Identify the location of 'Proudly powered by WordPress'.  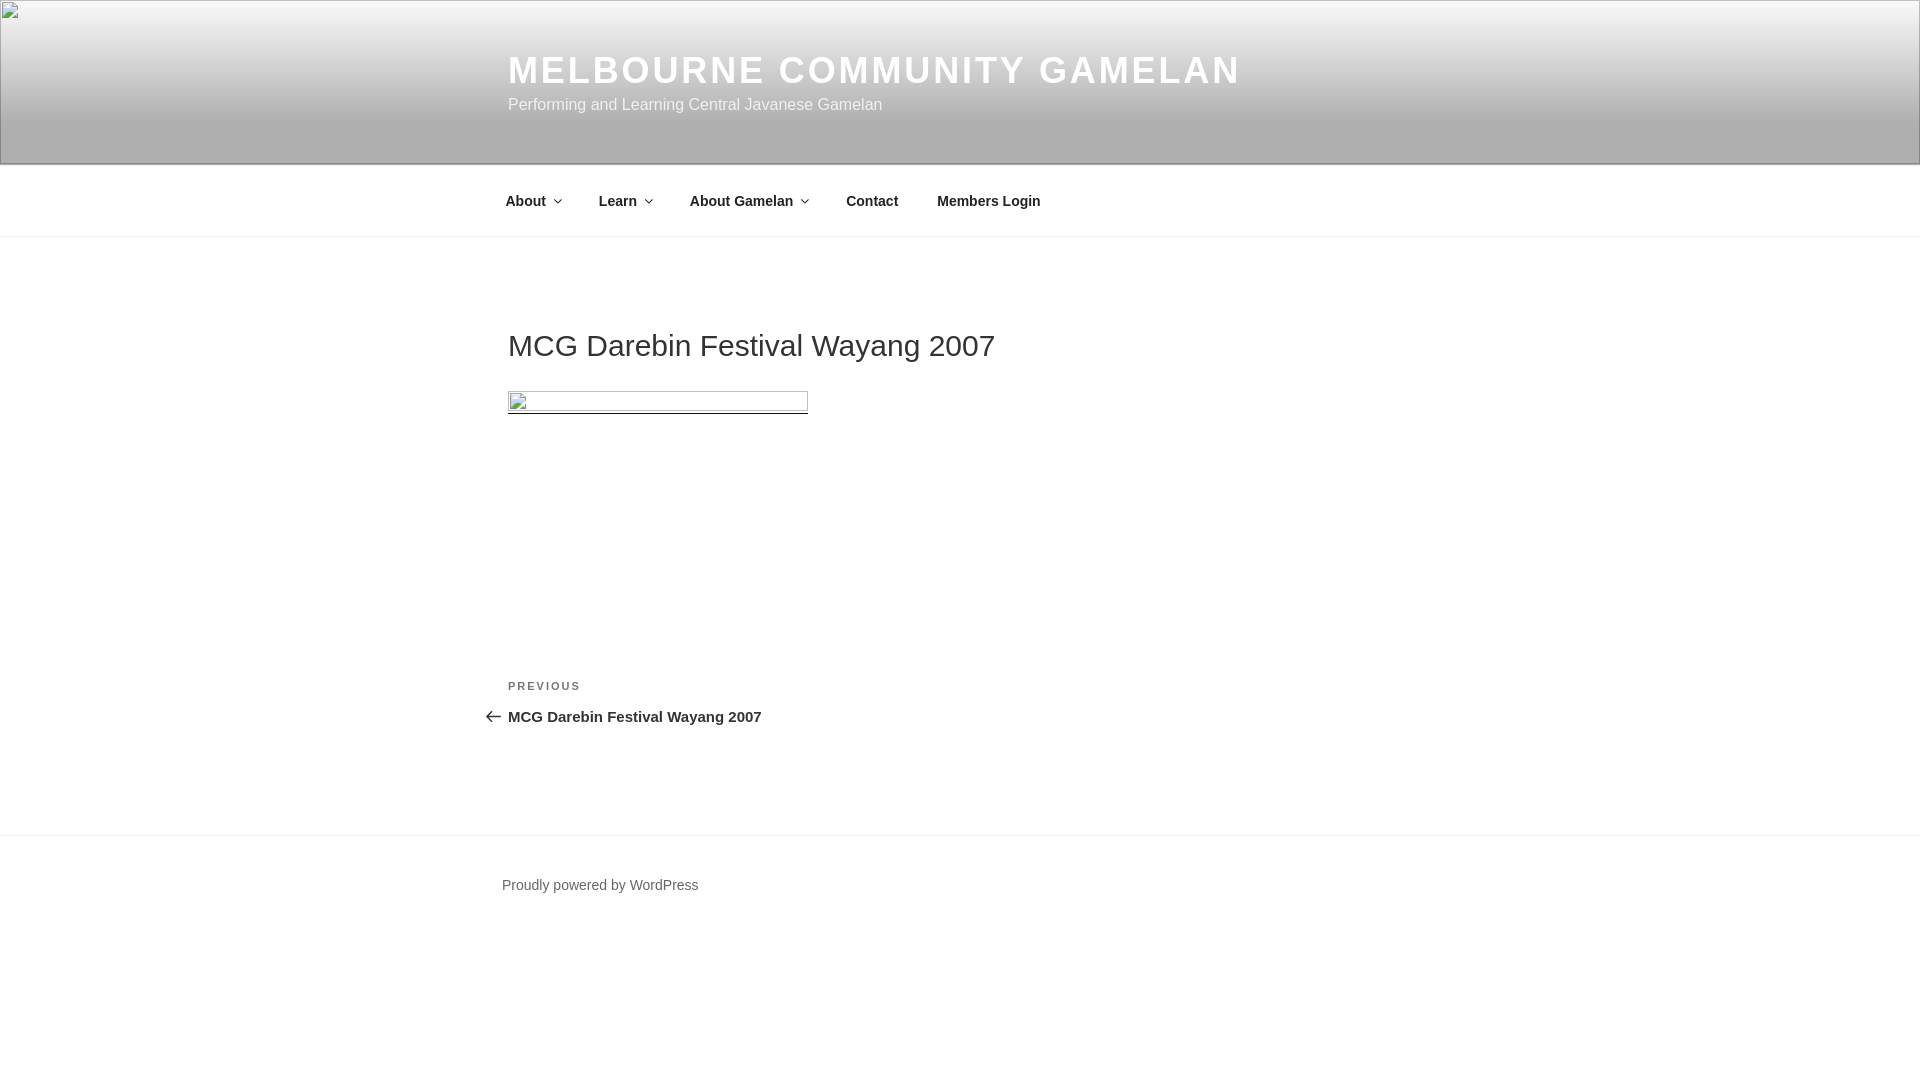
(599, 883).